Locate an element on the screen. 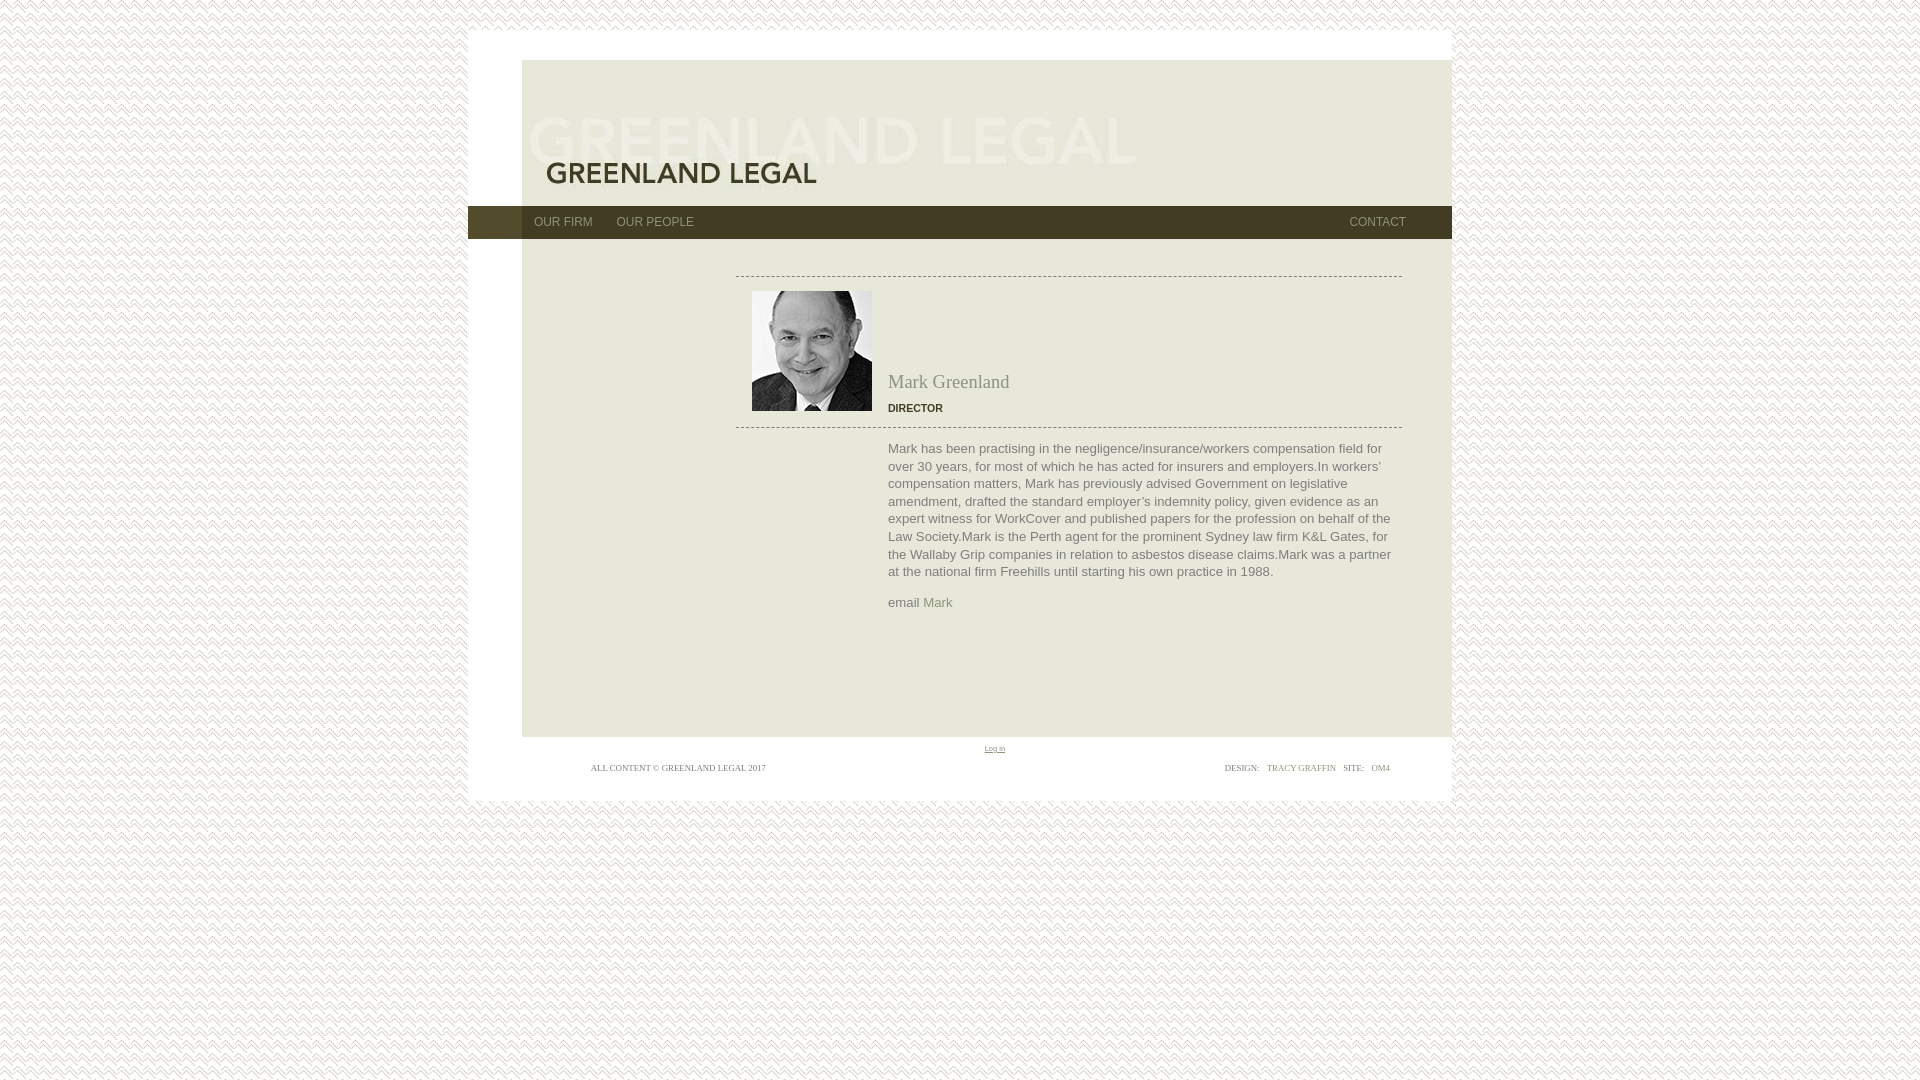 This screenshot has height=1080, width=1920. 'OUR PEOPLE' is located at coordinates (655, 222).